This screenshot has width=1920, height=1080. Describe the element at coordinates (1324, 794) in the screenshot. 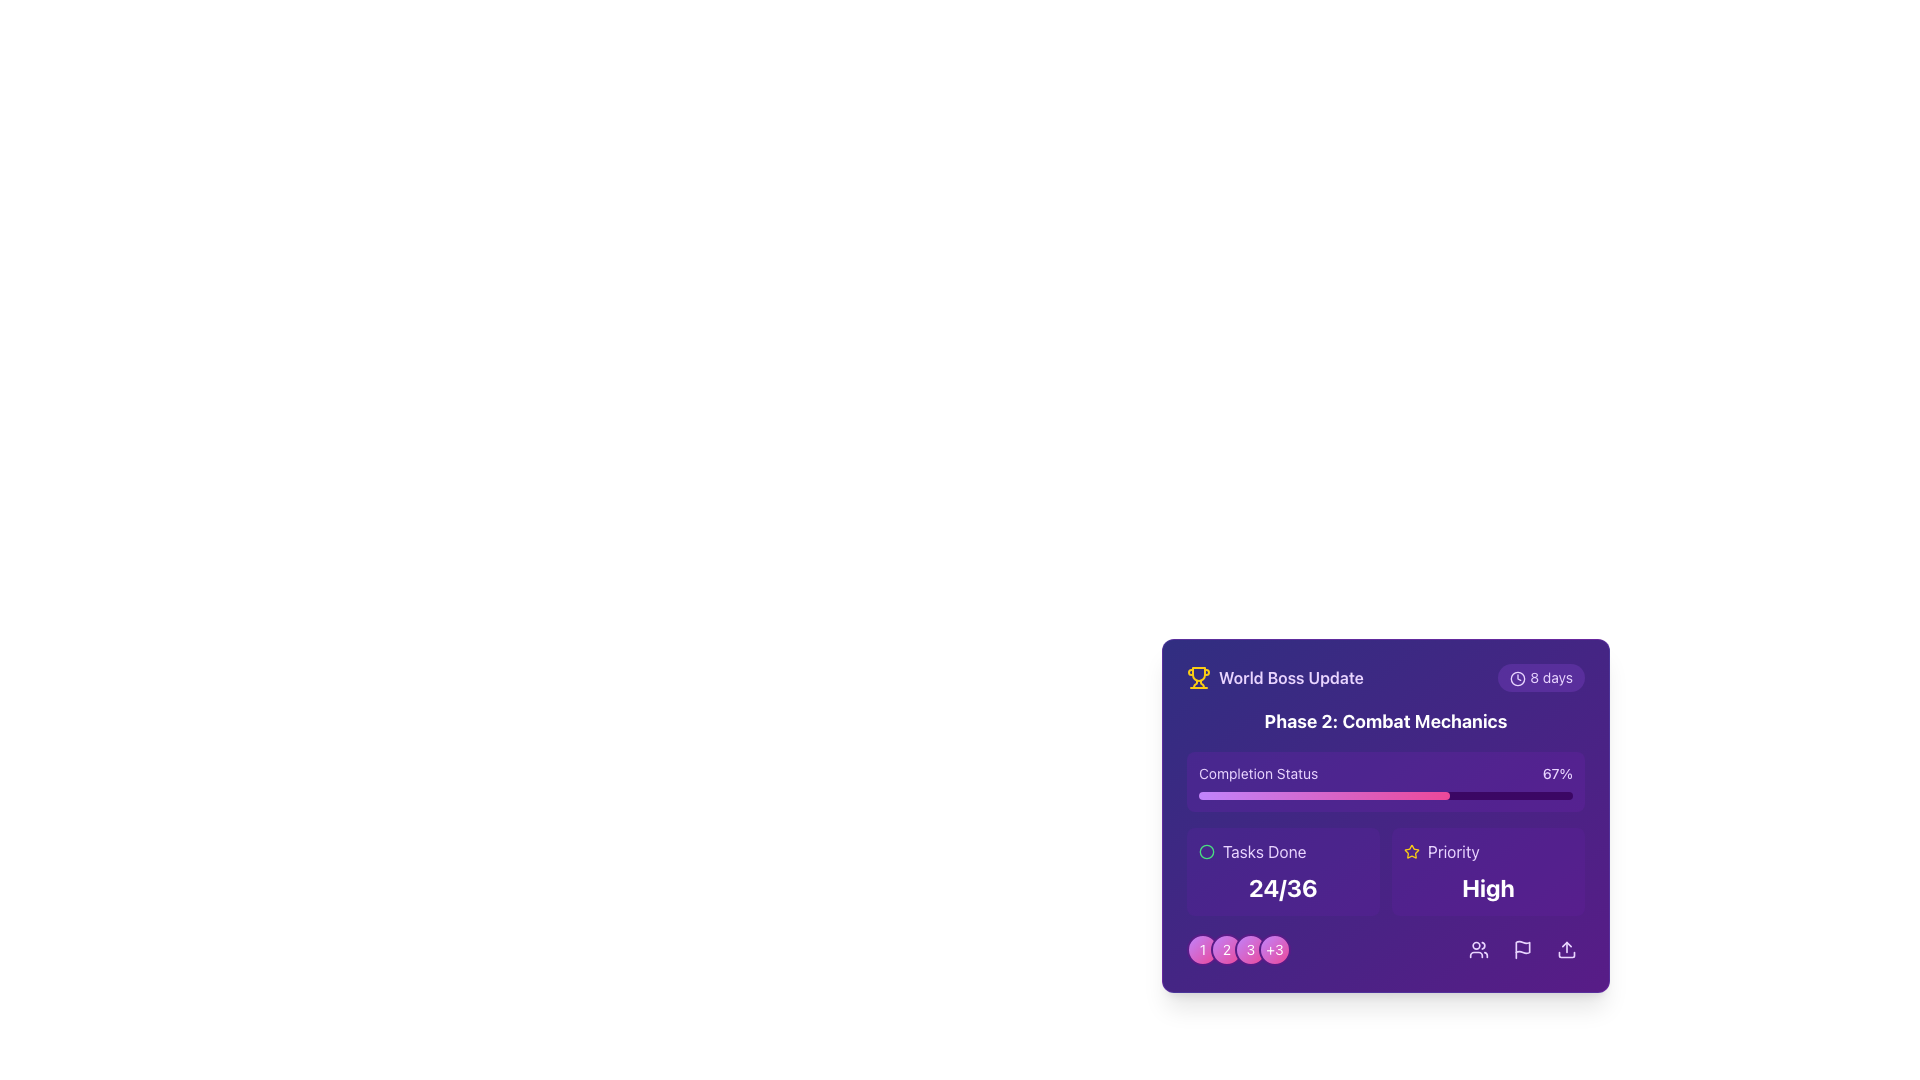

I see `the progress bar indicating 67% completion, which is located under the 'Phase 2: Combat Mechanics' section and has a gradient fill transitioning from purple to pink` at that location.